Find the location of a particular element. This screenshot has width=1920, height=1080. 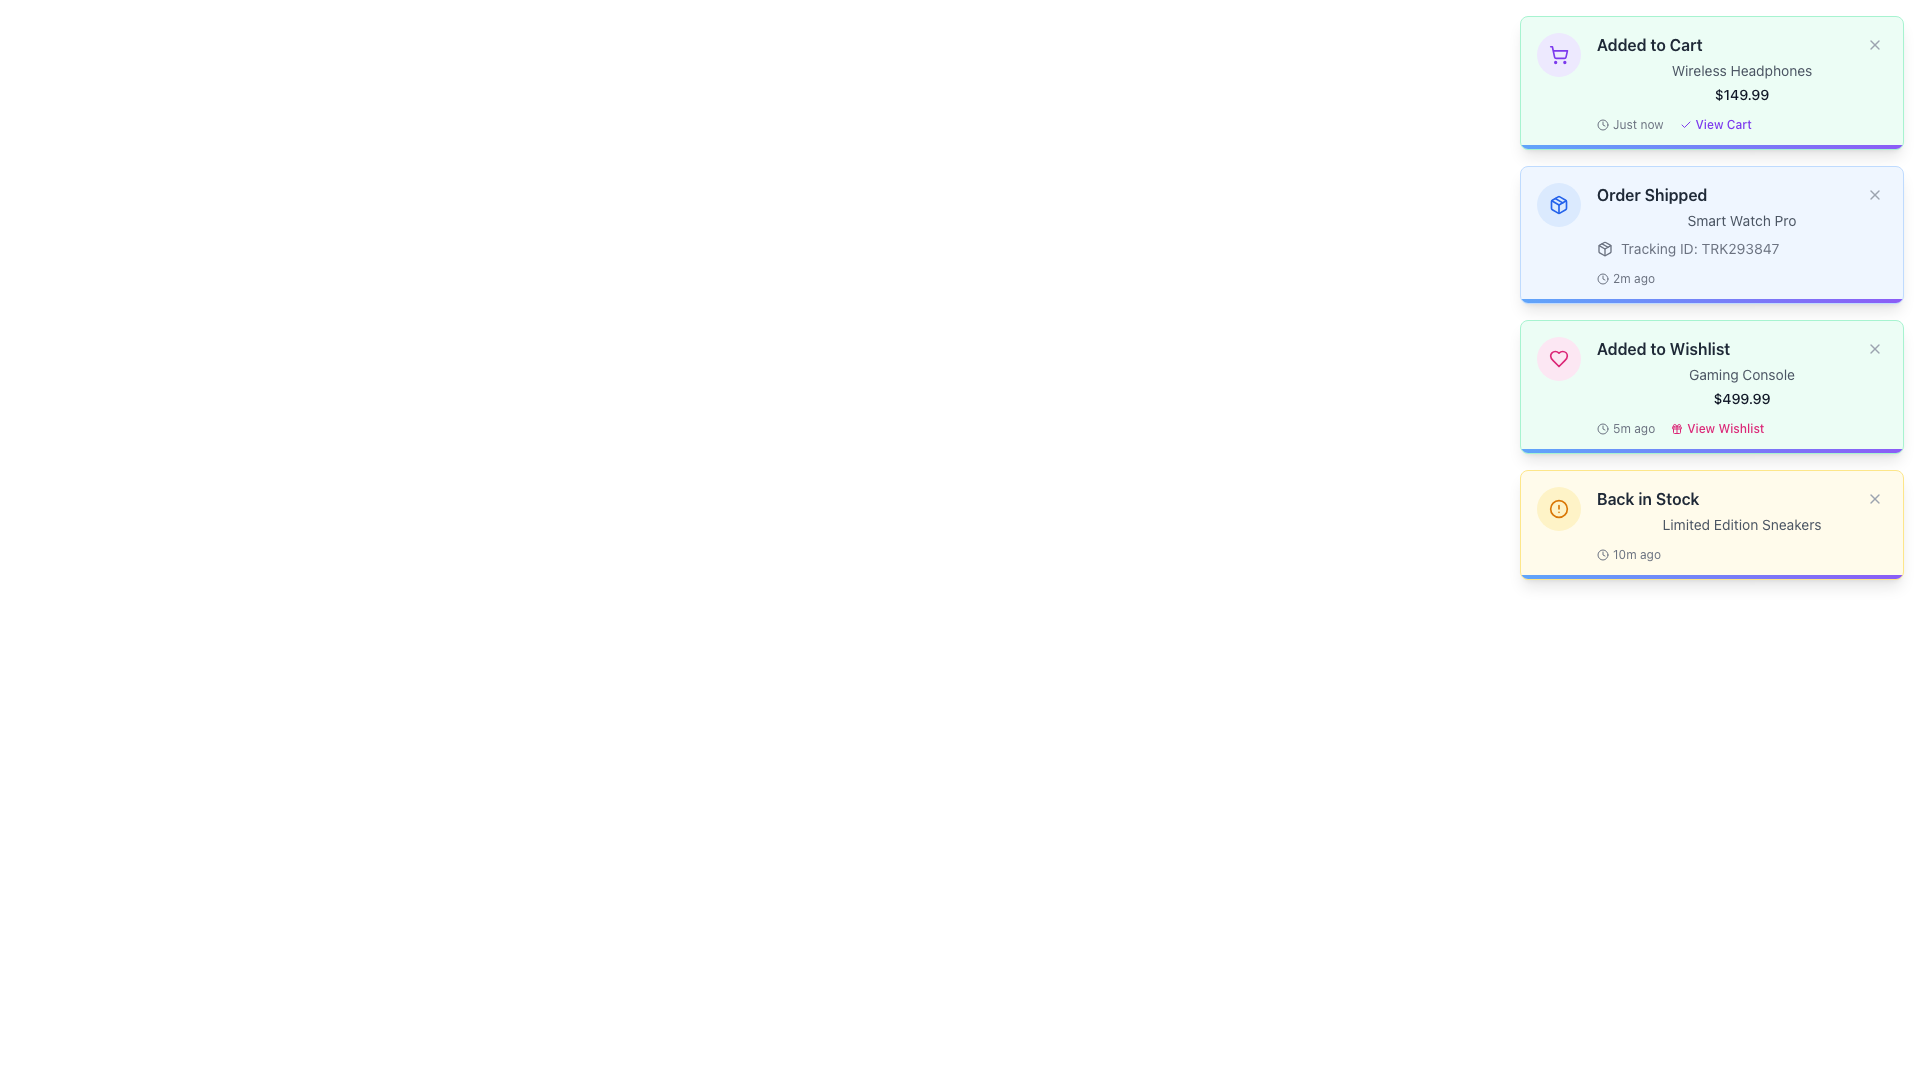

the 'Tracking ID: TRK293847' text label with the accompanying package icon, which is situated within the 'Order Shipped' panel, located below 'Smart Watch Pro' and above '2m ago' is located at coordinates (1741, 248).